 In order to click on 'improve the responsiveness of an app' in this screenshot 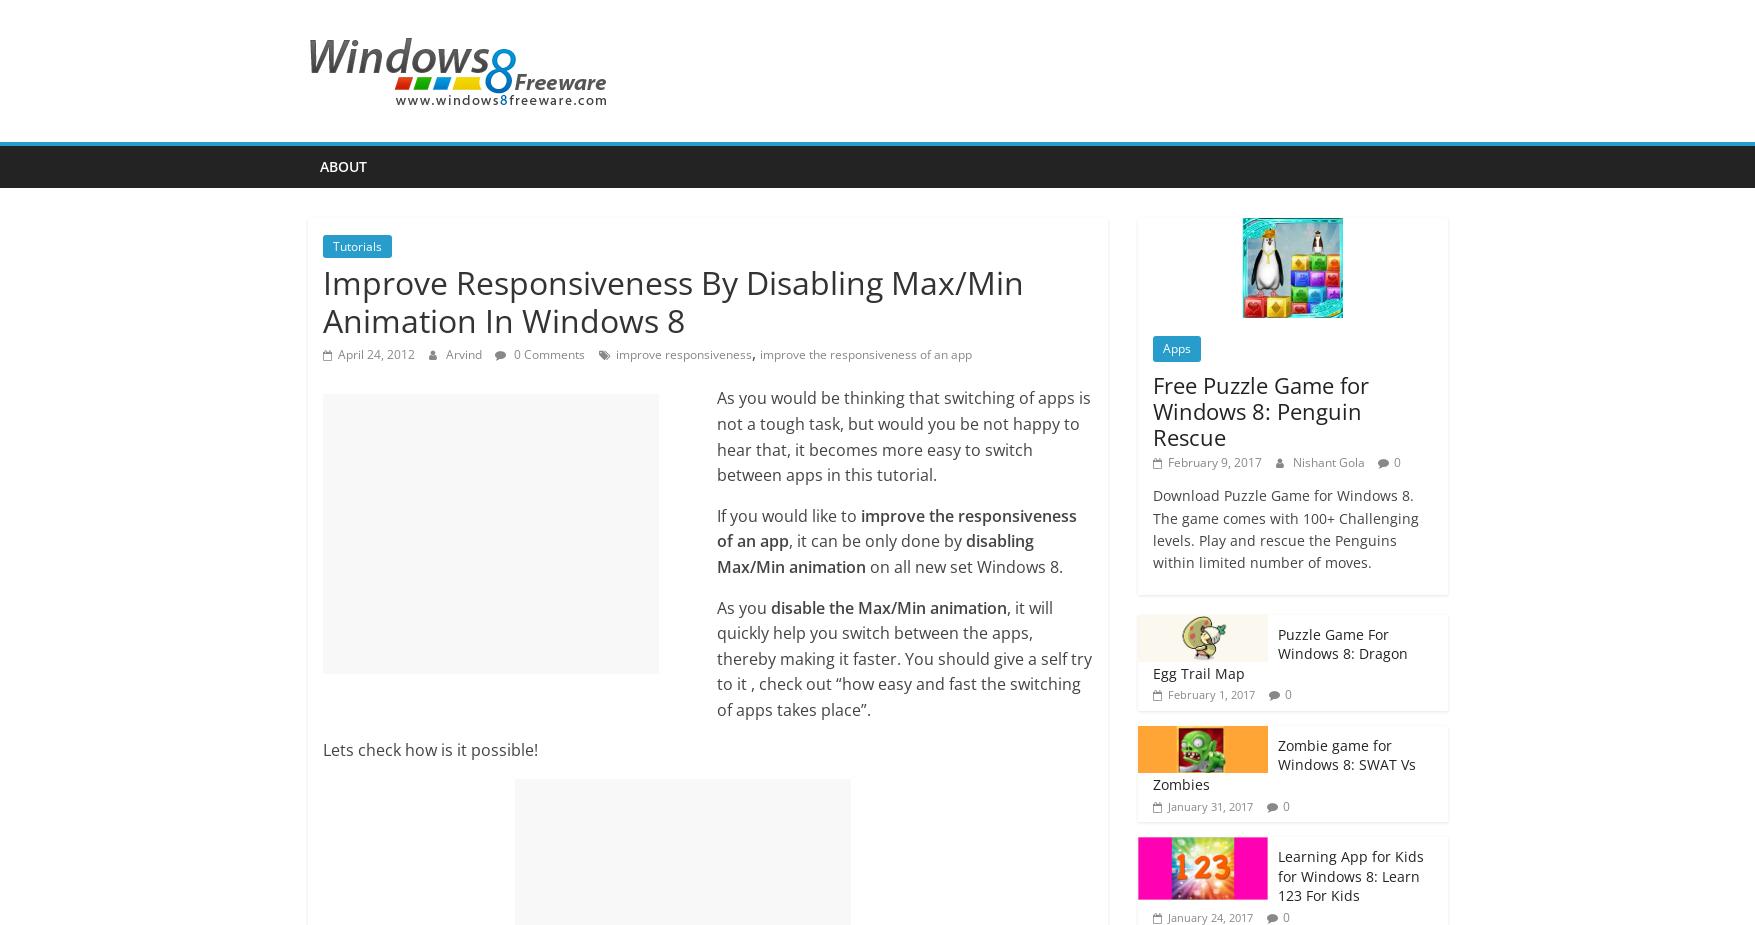, I will do `click(865, 352)`.